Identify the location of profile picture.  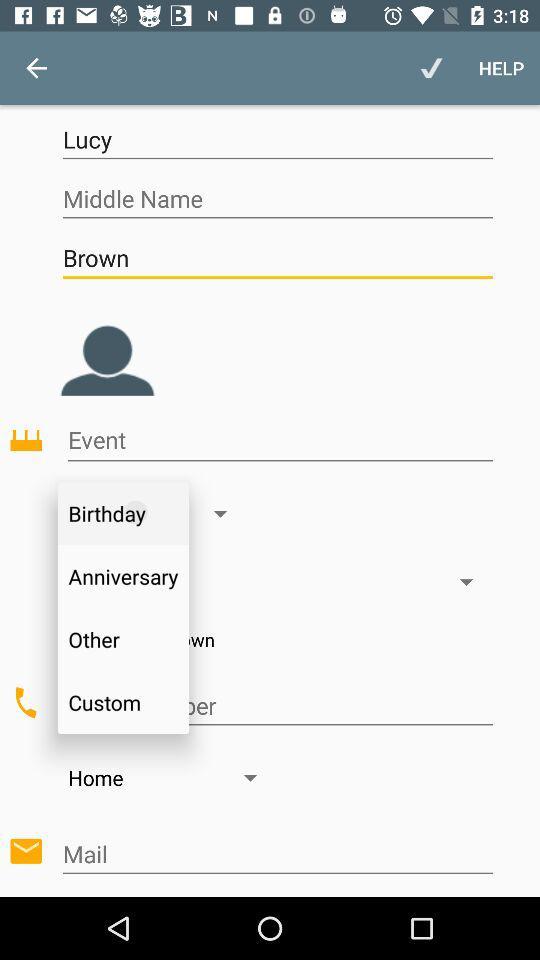
(107, 345).